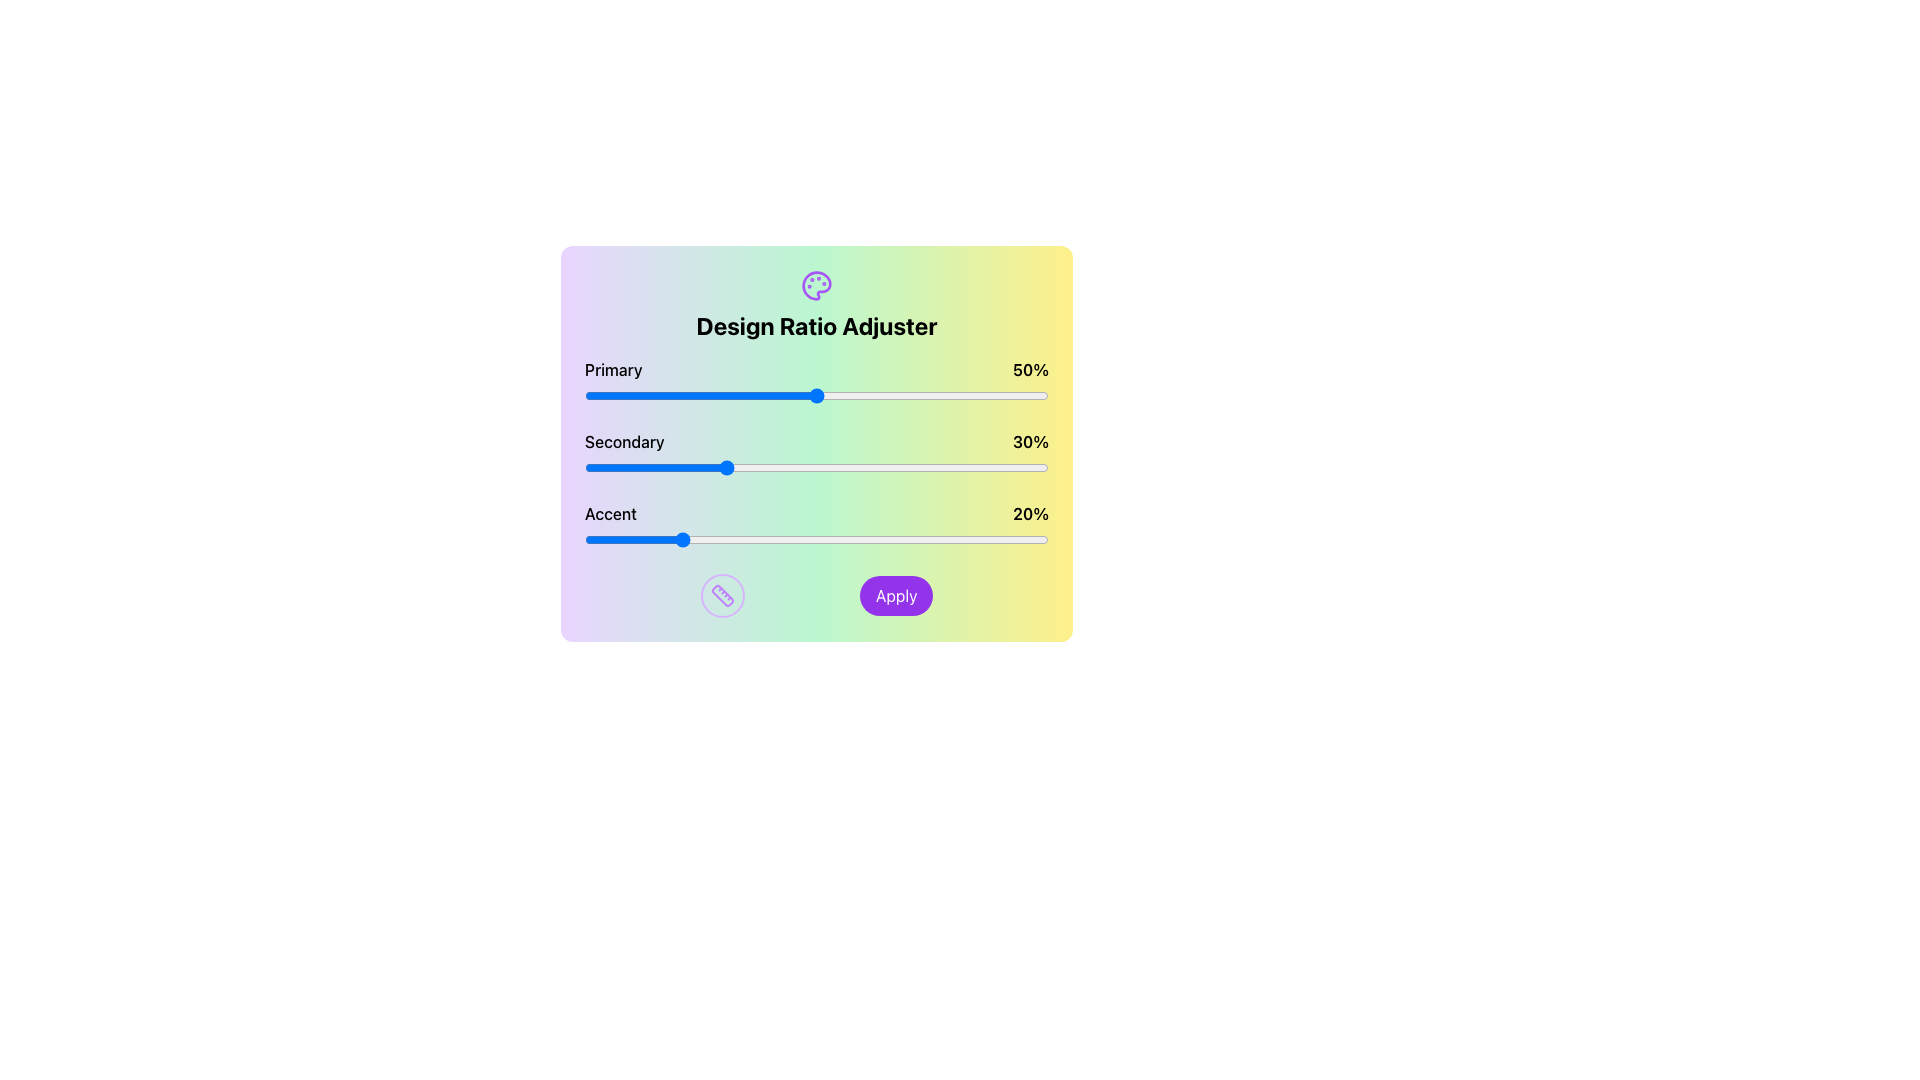 The width and height of the screenshot is (1920, 1080). Describe the element at coordinates (659, 540) in the screenshot. I see `the accent ratio` at that location.